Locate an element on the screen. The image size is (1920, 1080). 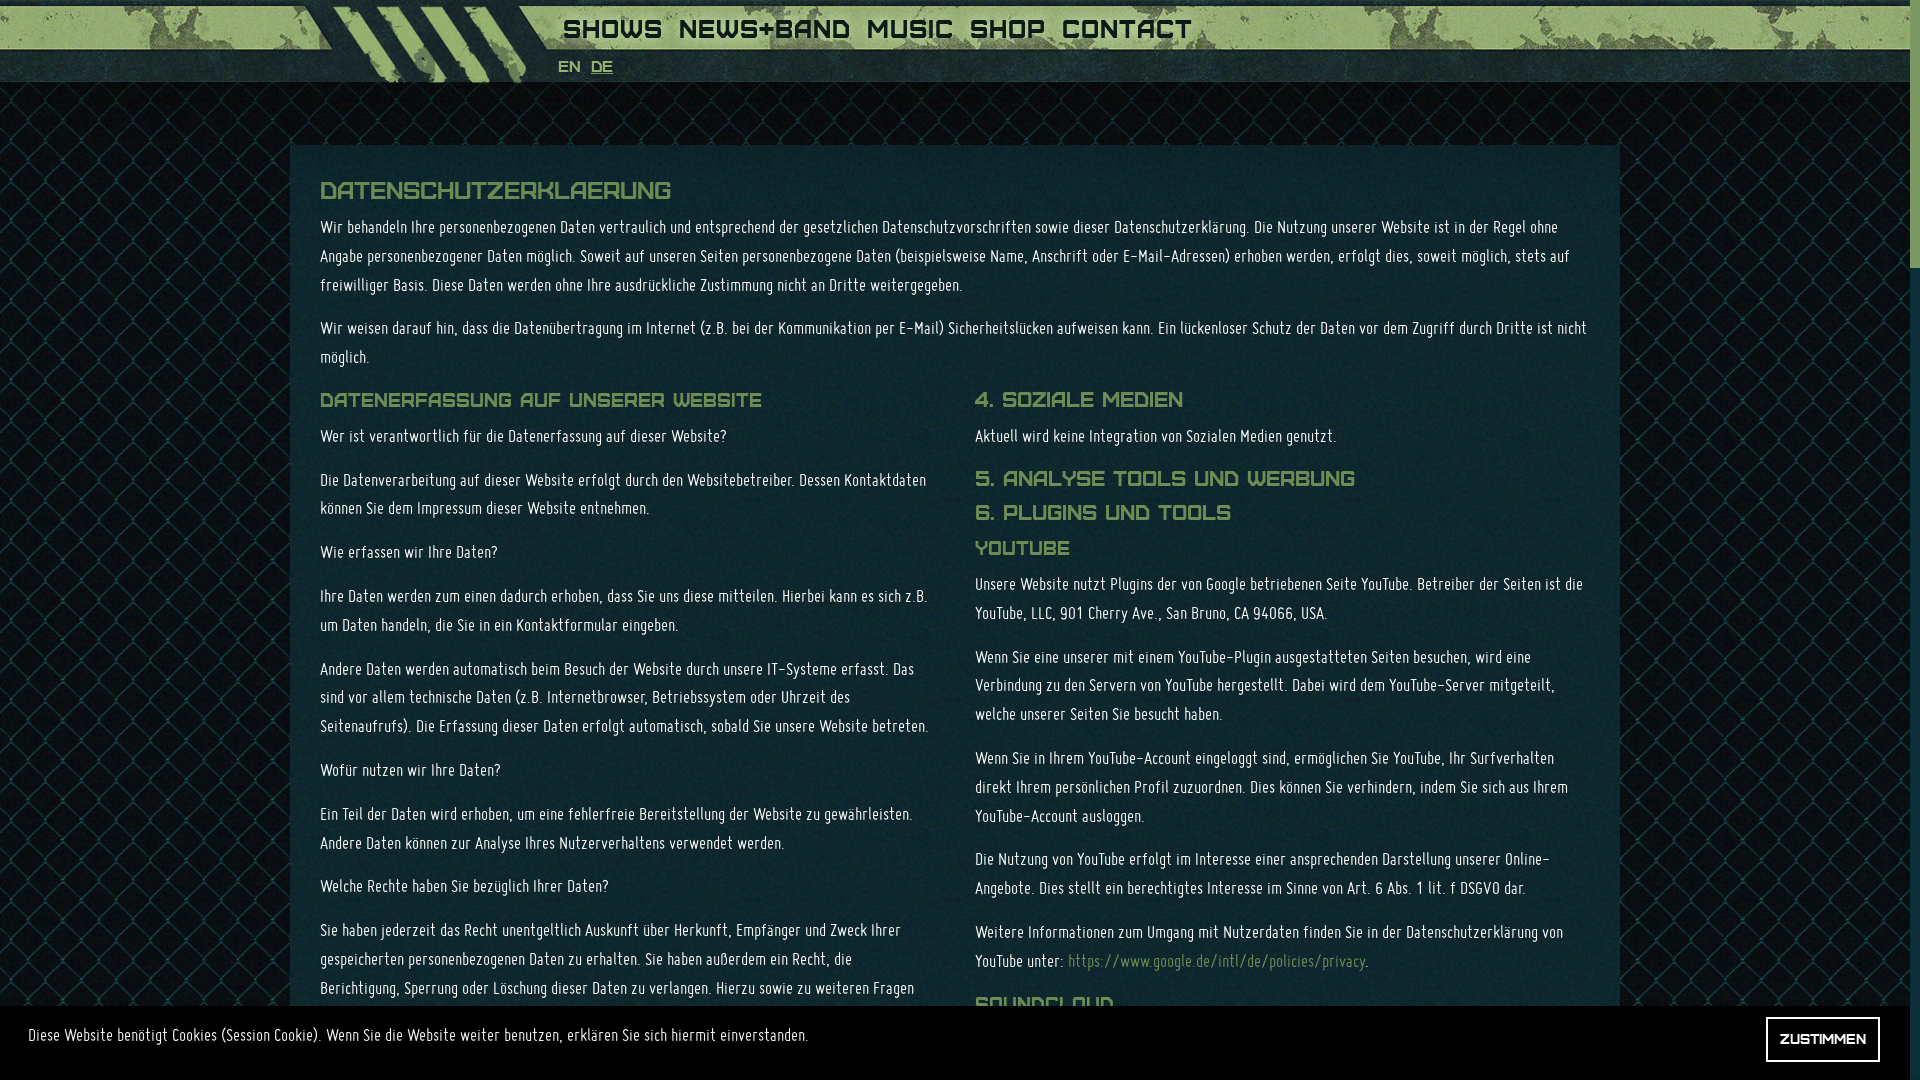
'NEWS+BAND' is located at coordinates (763, 24).